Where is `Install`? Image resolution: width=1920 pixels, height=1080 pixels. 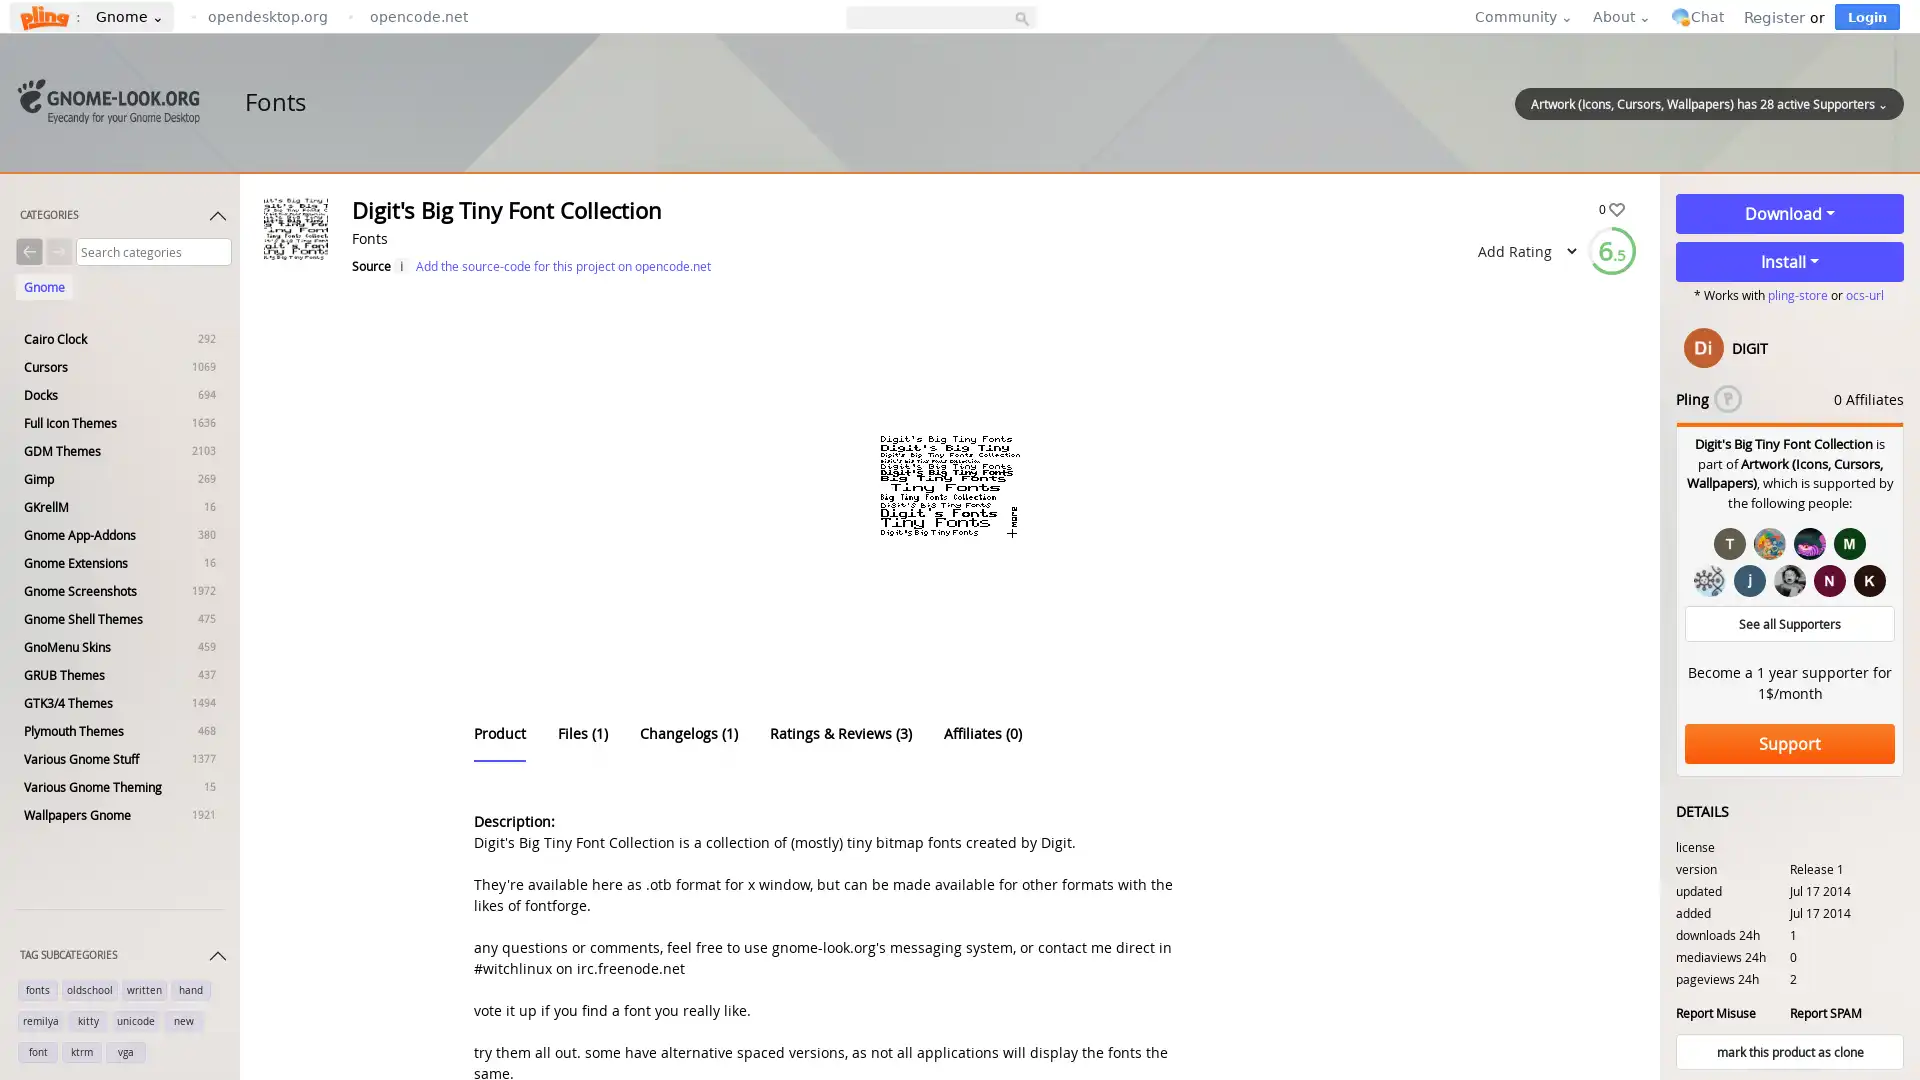 Install is located at coordinates (1790, 261).